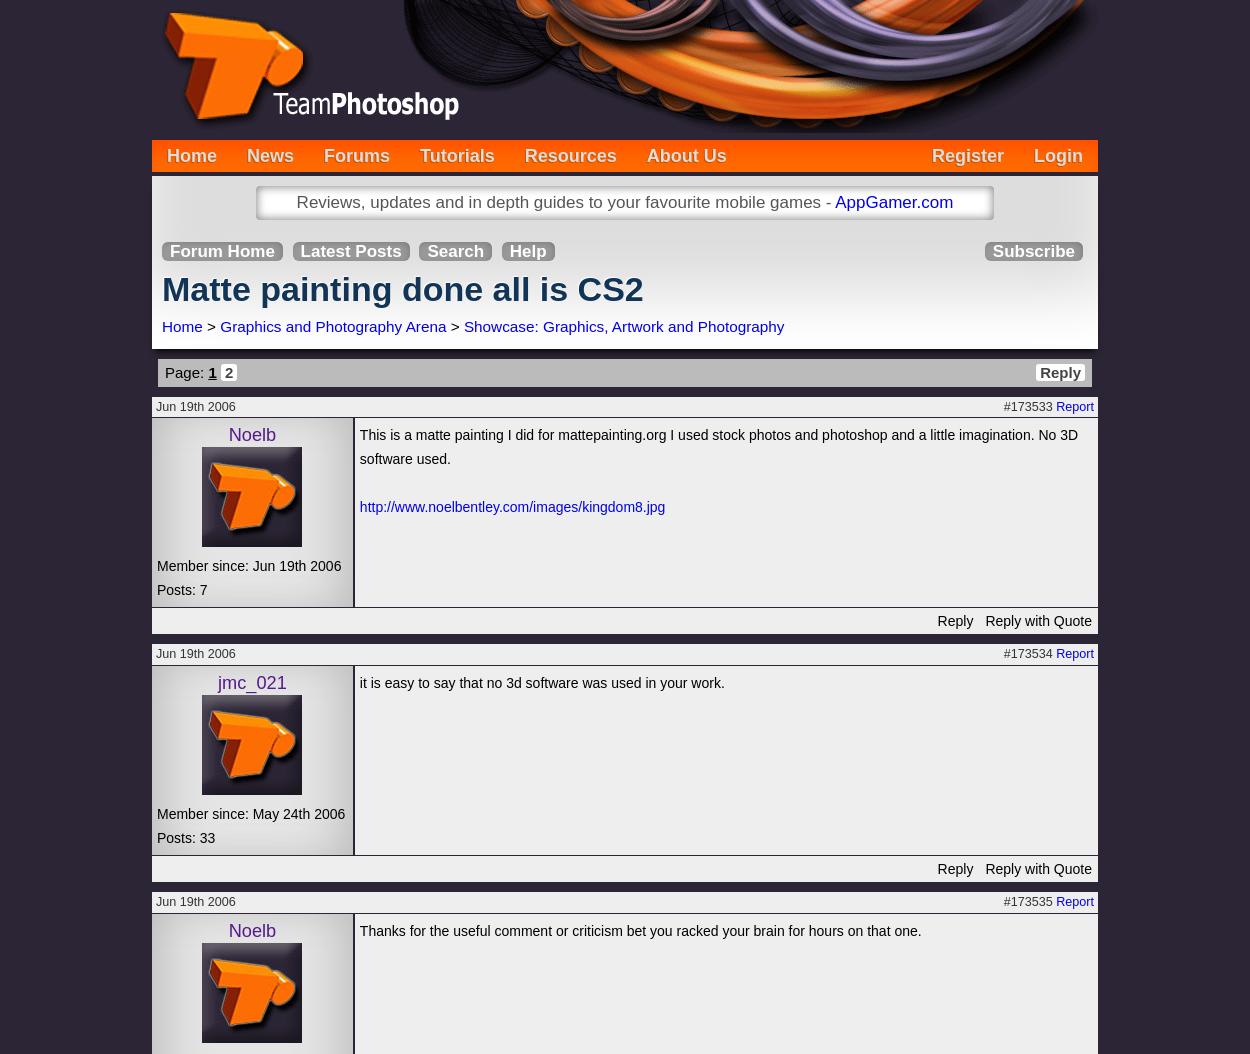 The image size is (1250, 1054). Describe the element at coordinates (402, 288) in the screenshot. I see `'Matte painting done all is CS2'` at that location.